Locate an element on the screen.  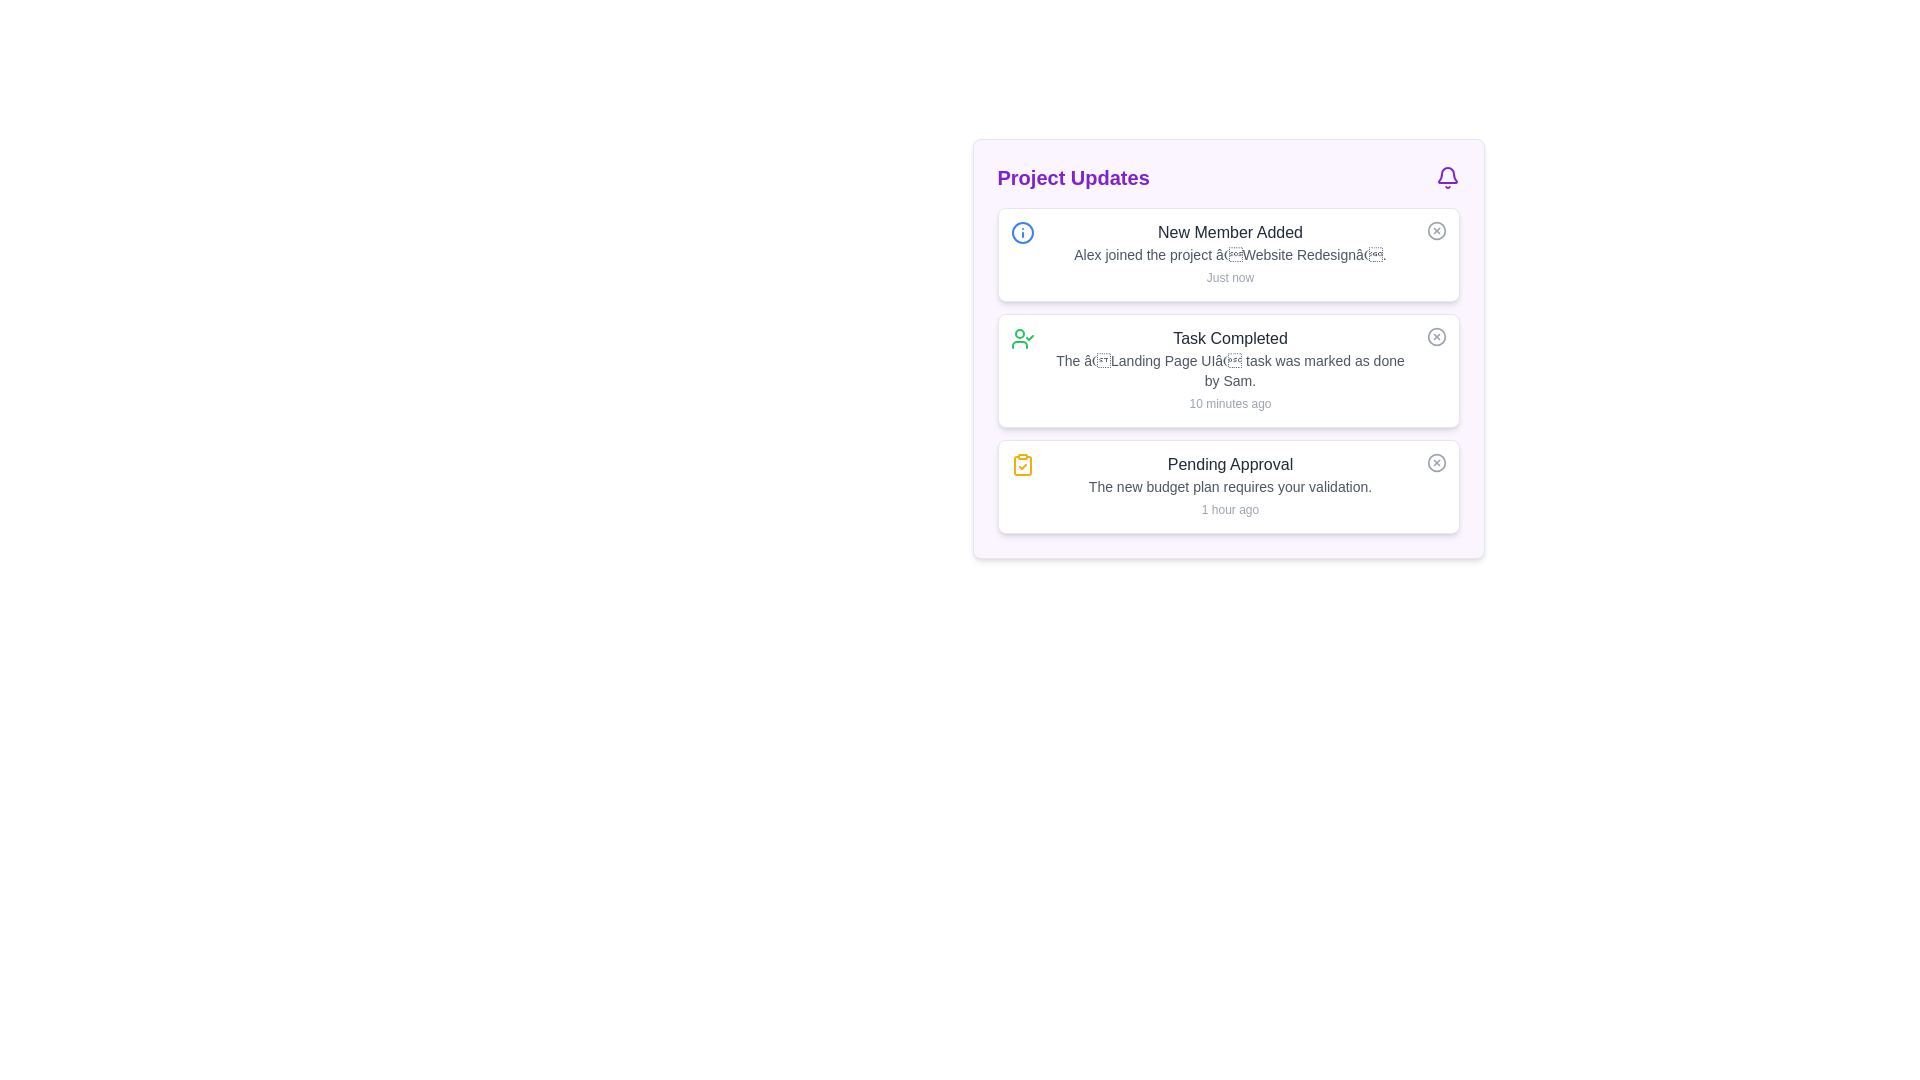
the purple bell-shaped icon located at the top-right corner of the notification card header is located at coordinates (1447, 174).